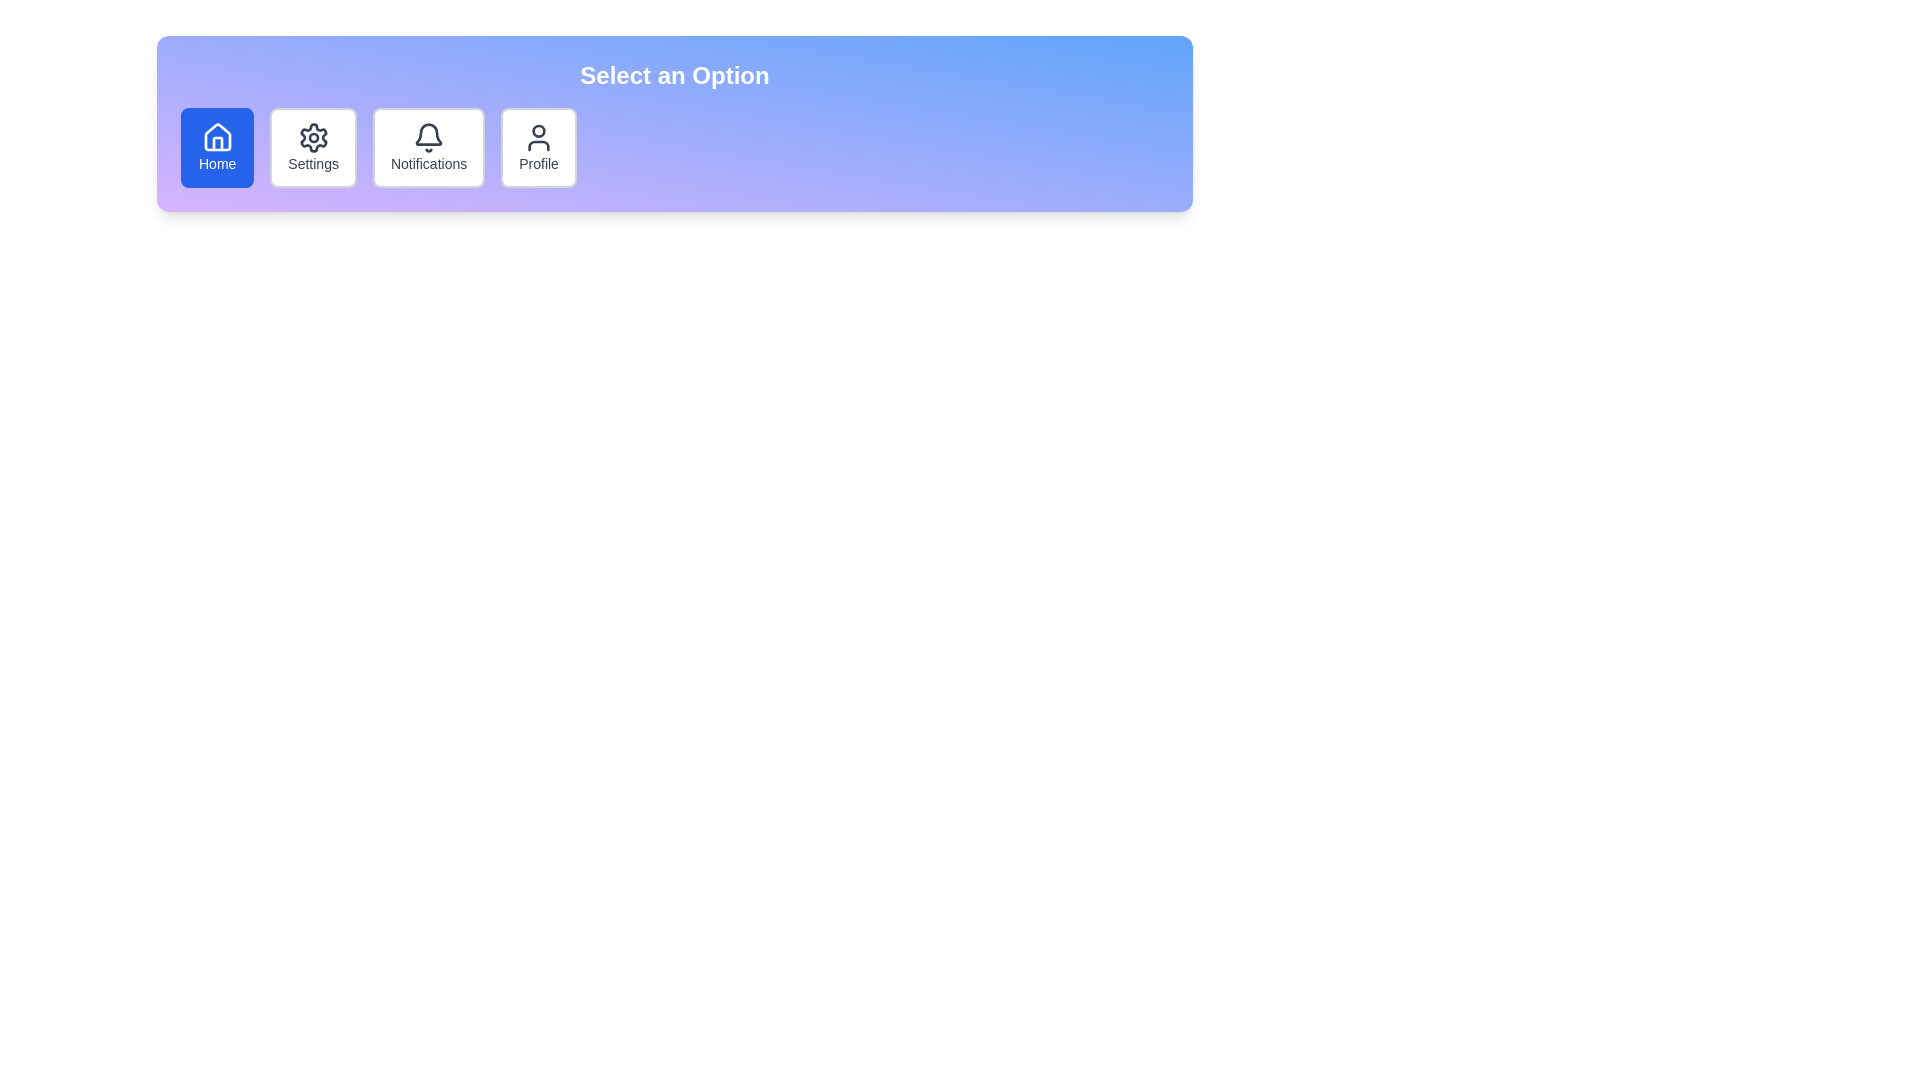 The width and height of the screenshot is (1920, 1080). What do you see at coordinates (217, 137) in the screenshot?
I see `the 'Home' icon located at the center of the blue circle in the navigation menu` at bounding box center [217, 137].